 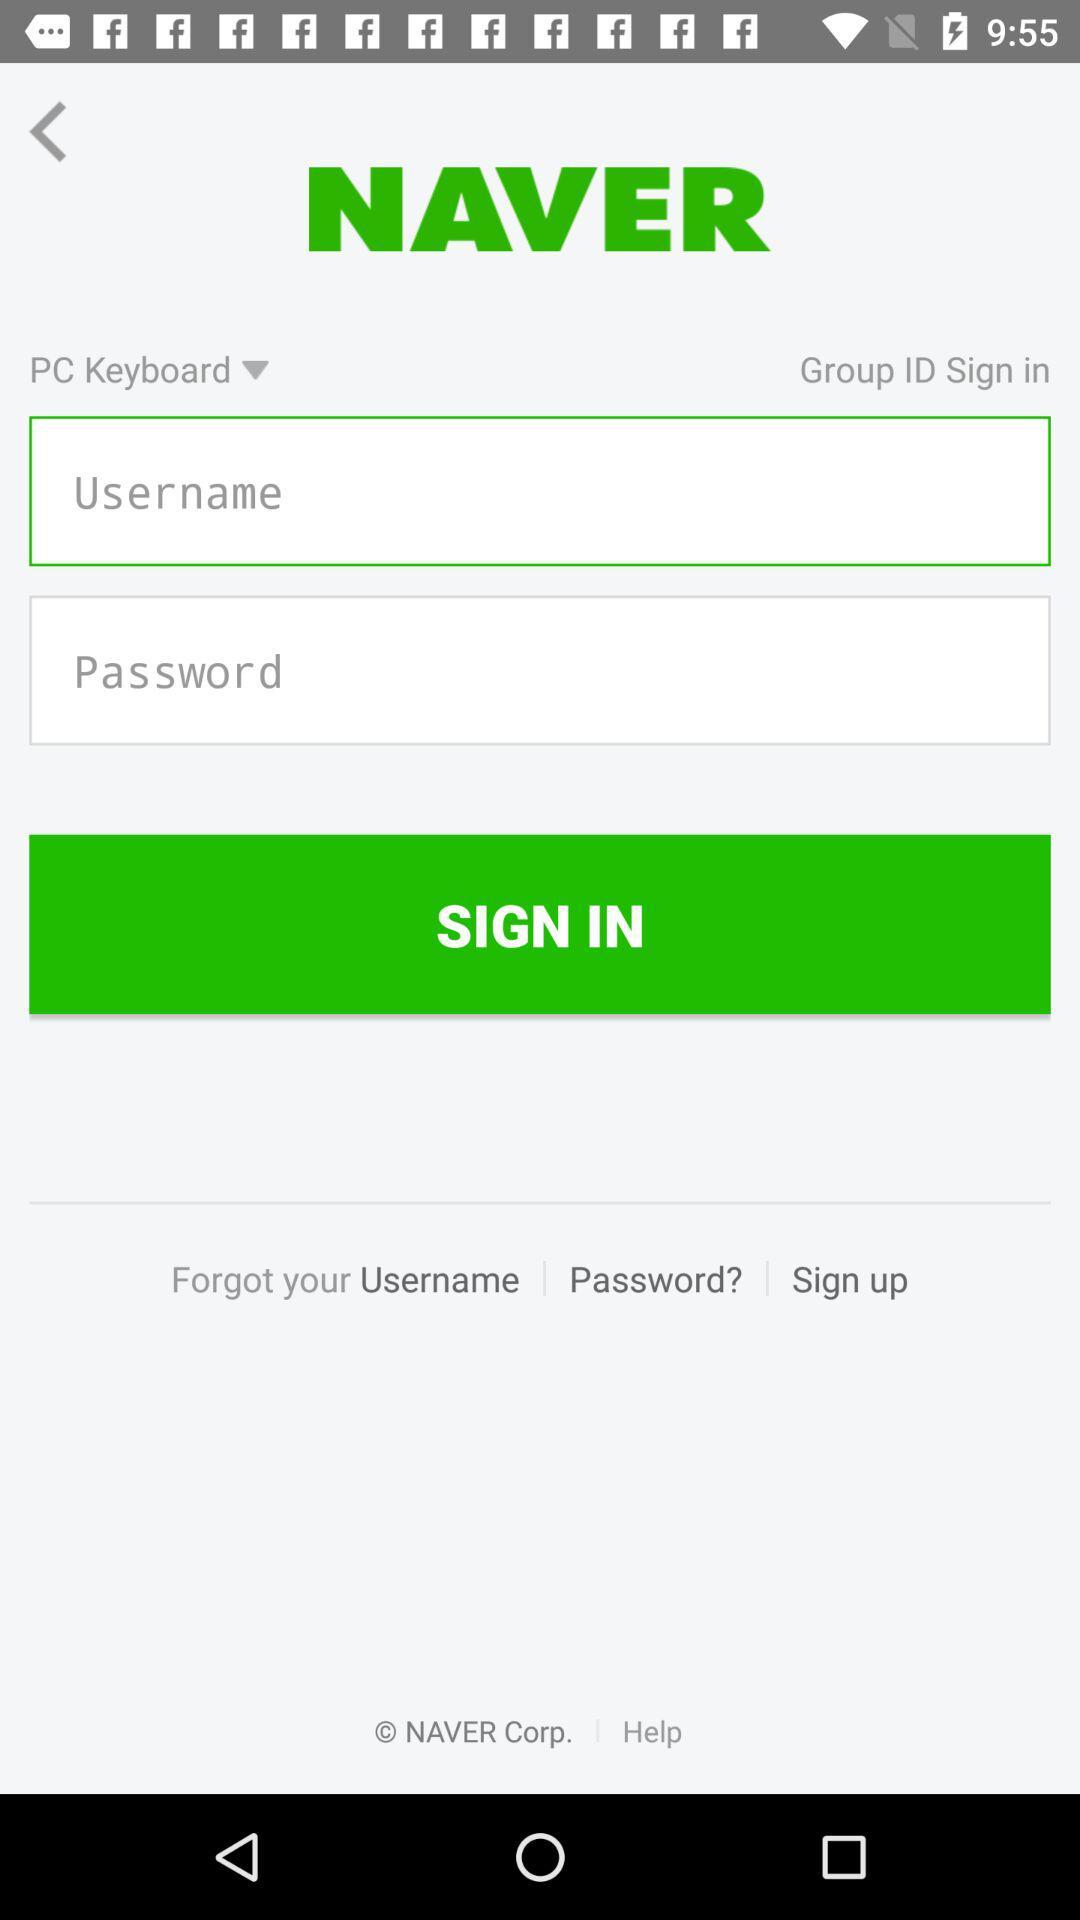 I want to click on username, so click(x=540, y=491).